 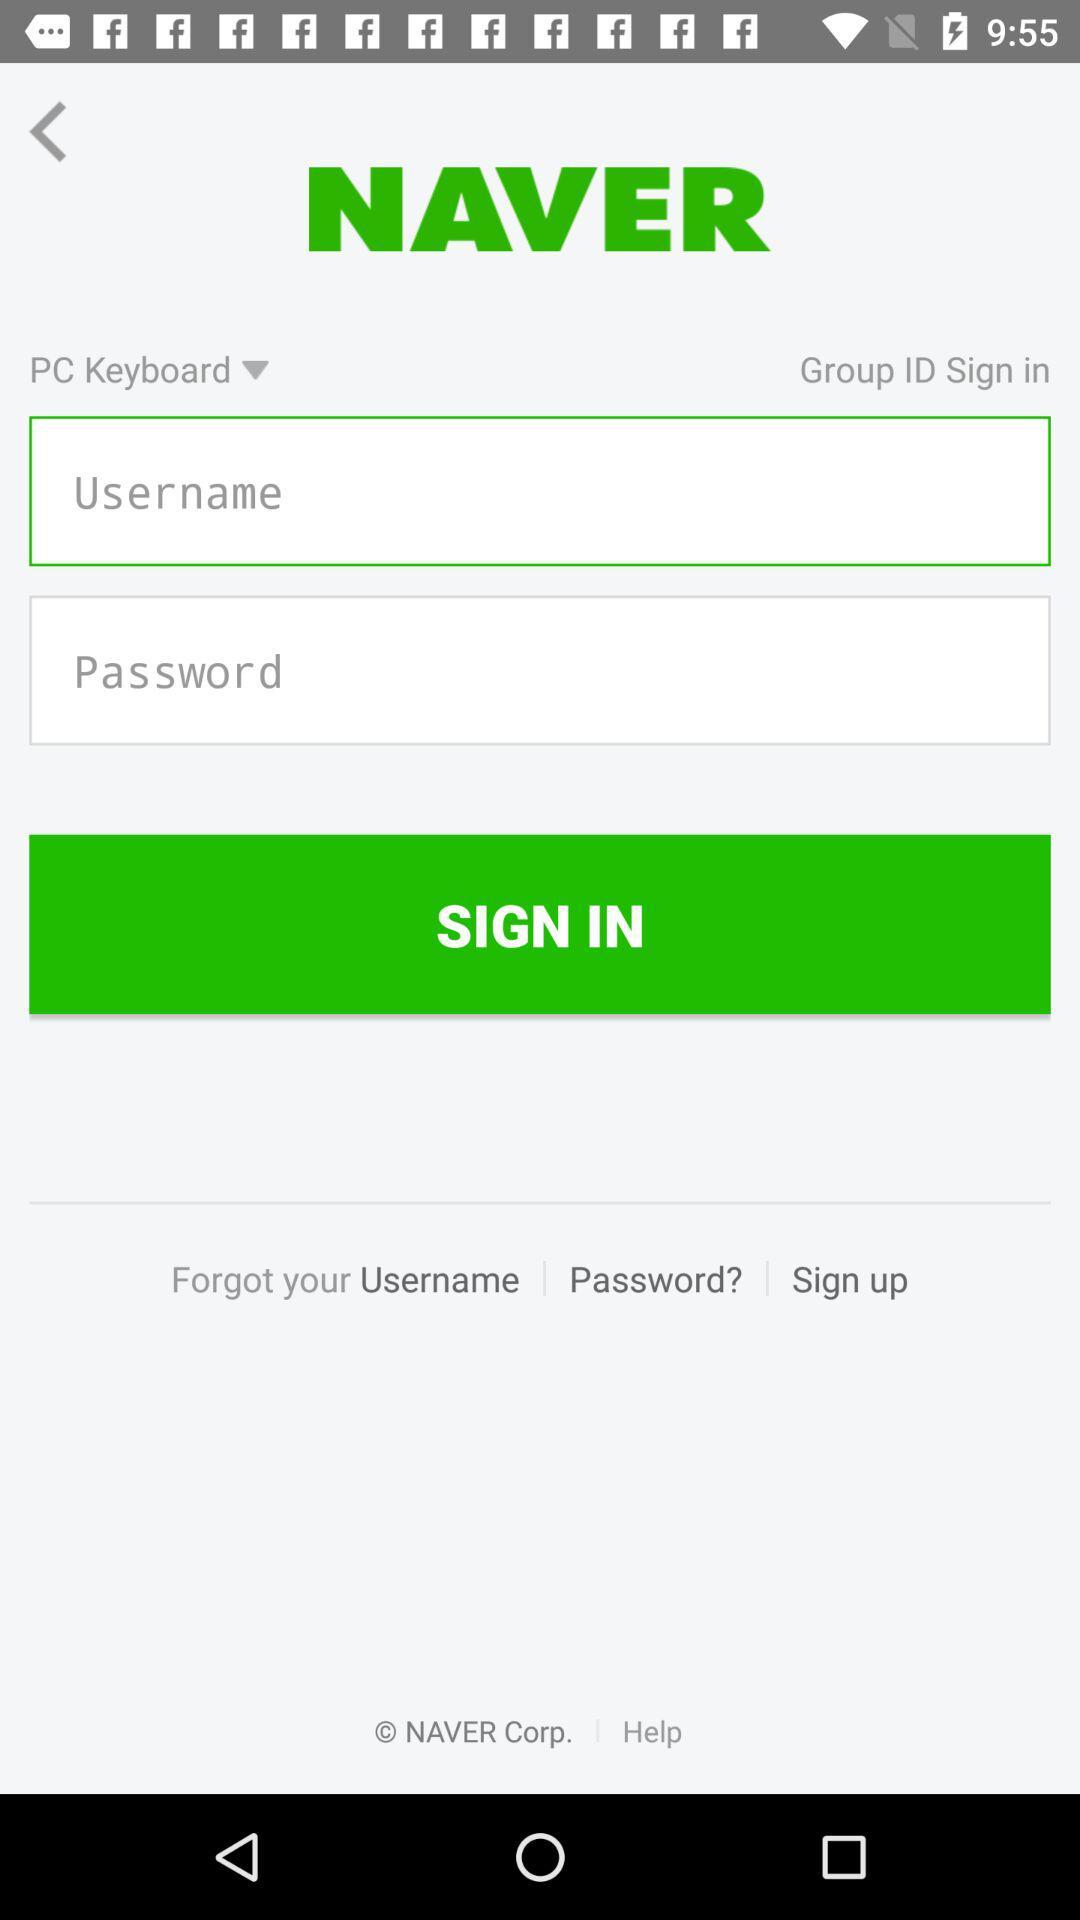 I want to click on username, so click(x=540, y=491).